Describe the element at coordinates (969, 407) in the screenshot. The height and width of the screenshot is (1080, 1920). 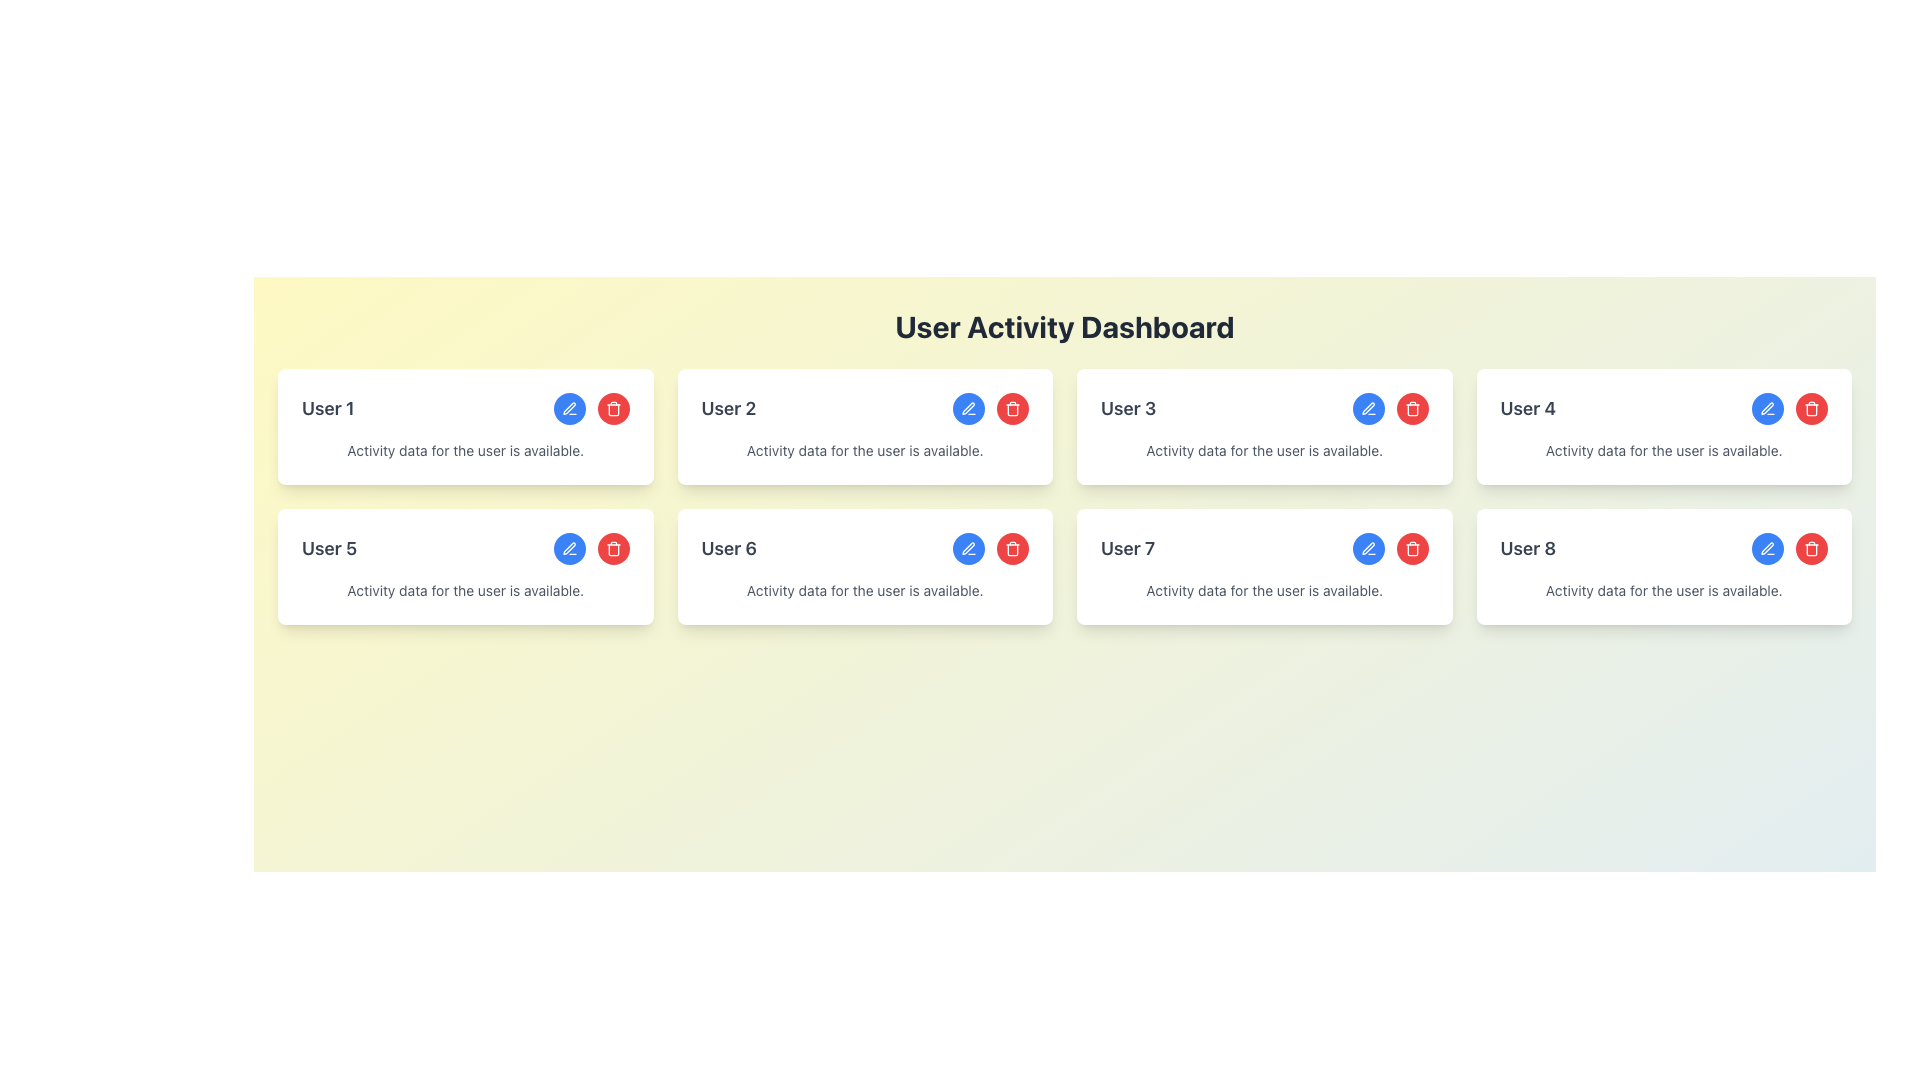
I see `the pen icon inside the blue circular button located at the top-right of the user card labeled 'User 2' to initiate the edit action` at that location.